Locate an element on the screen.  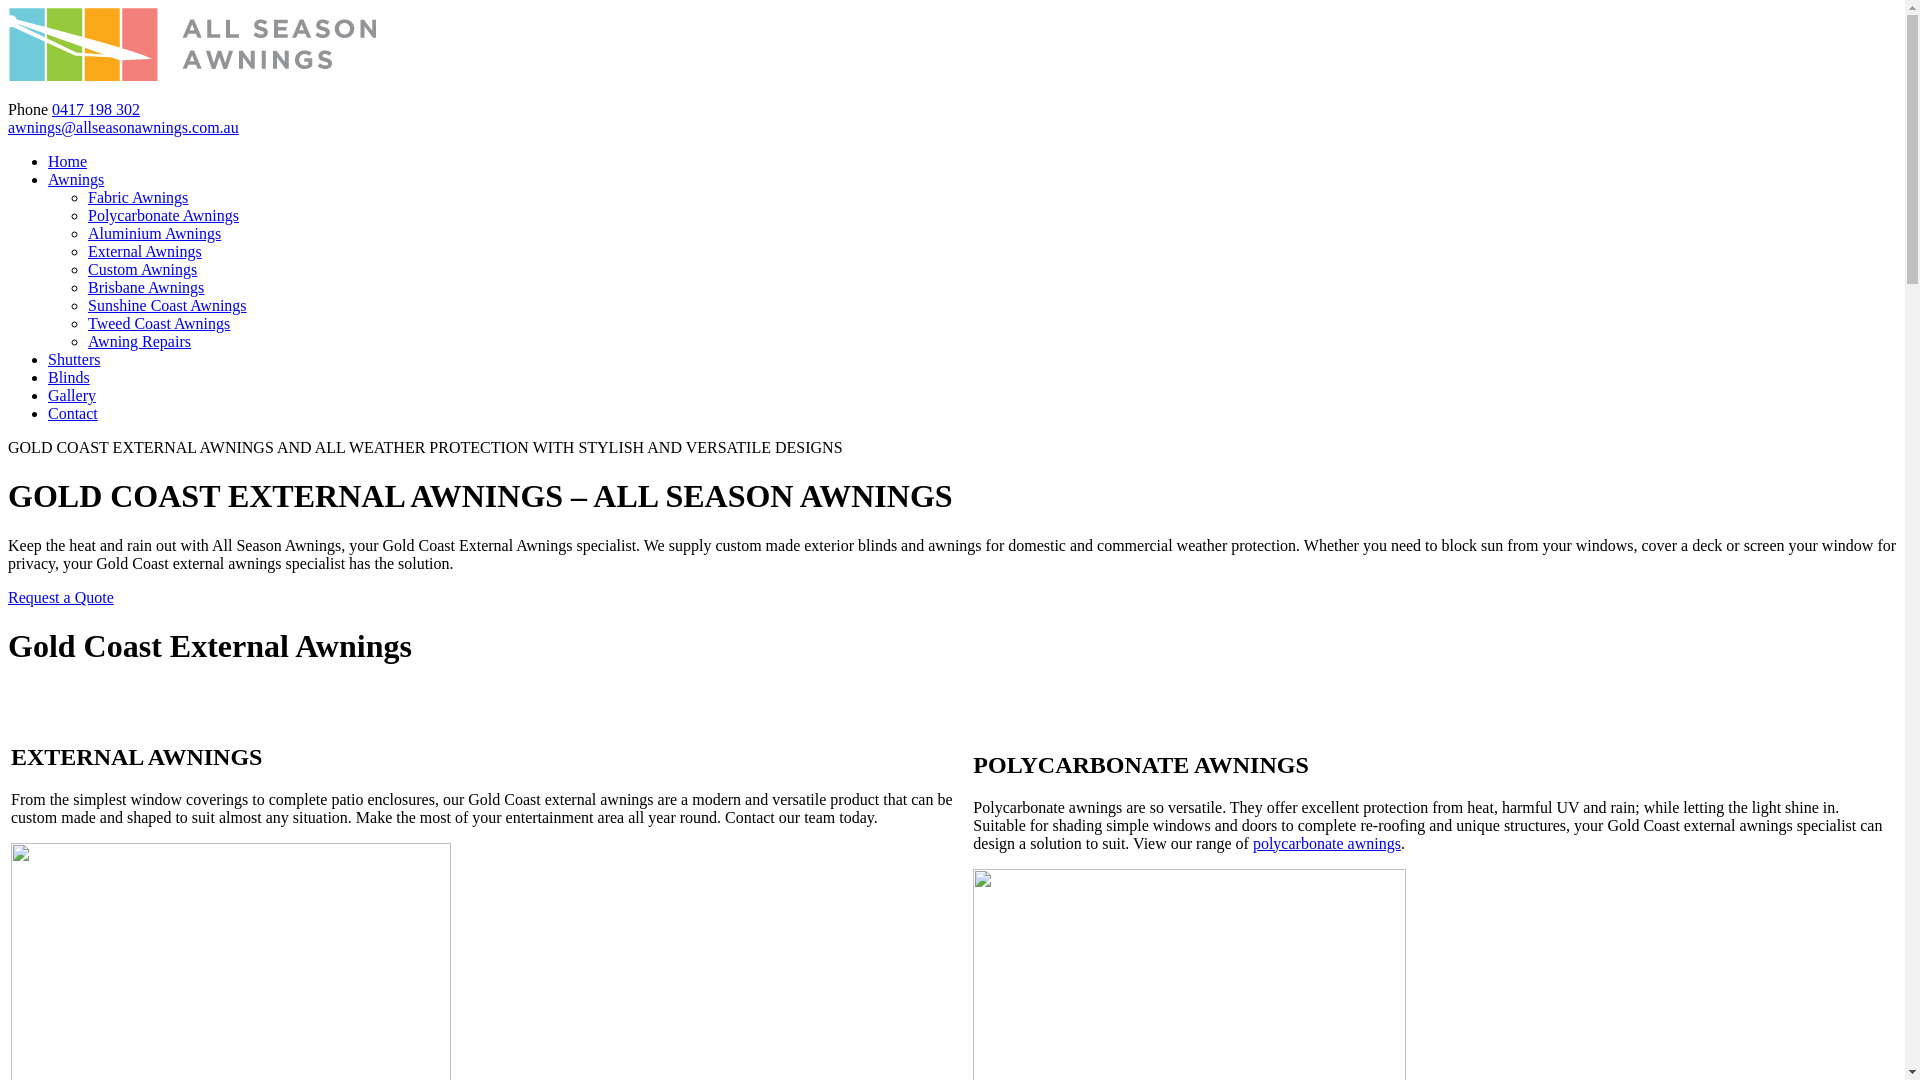
'Polycarbonate Awnings' is located at coordinates (163, 215).